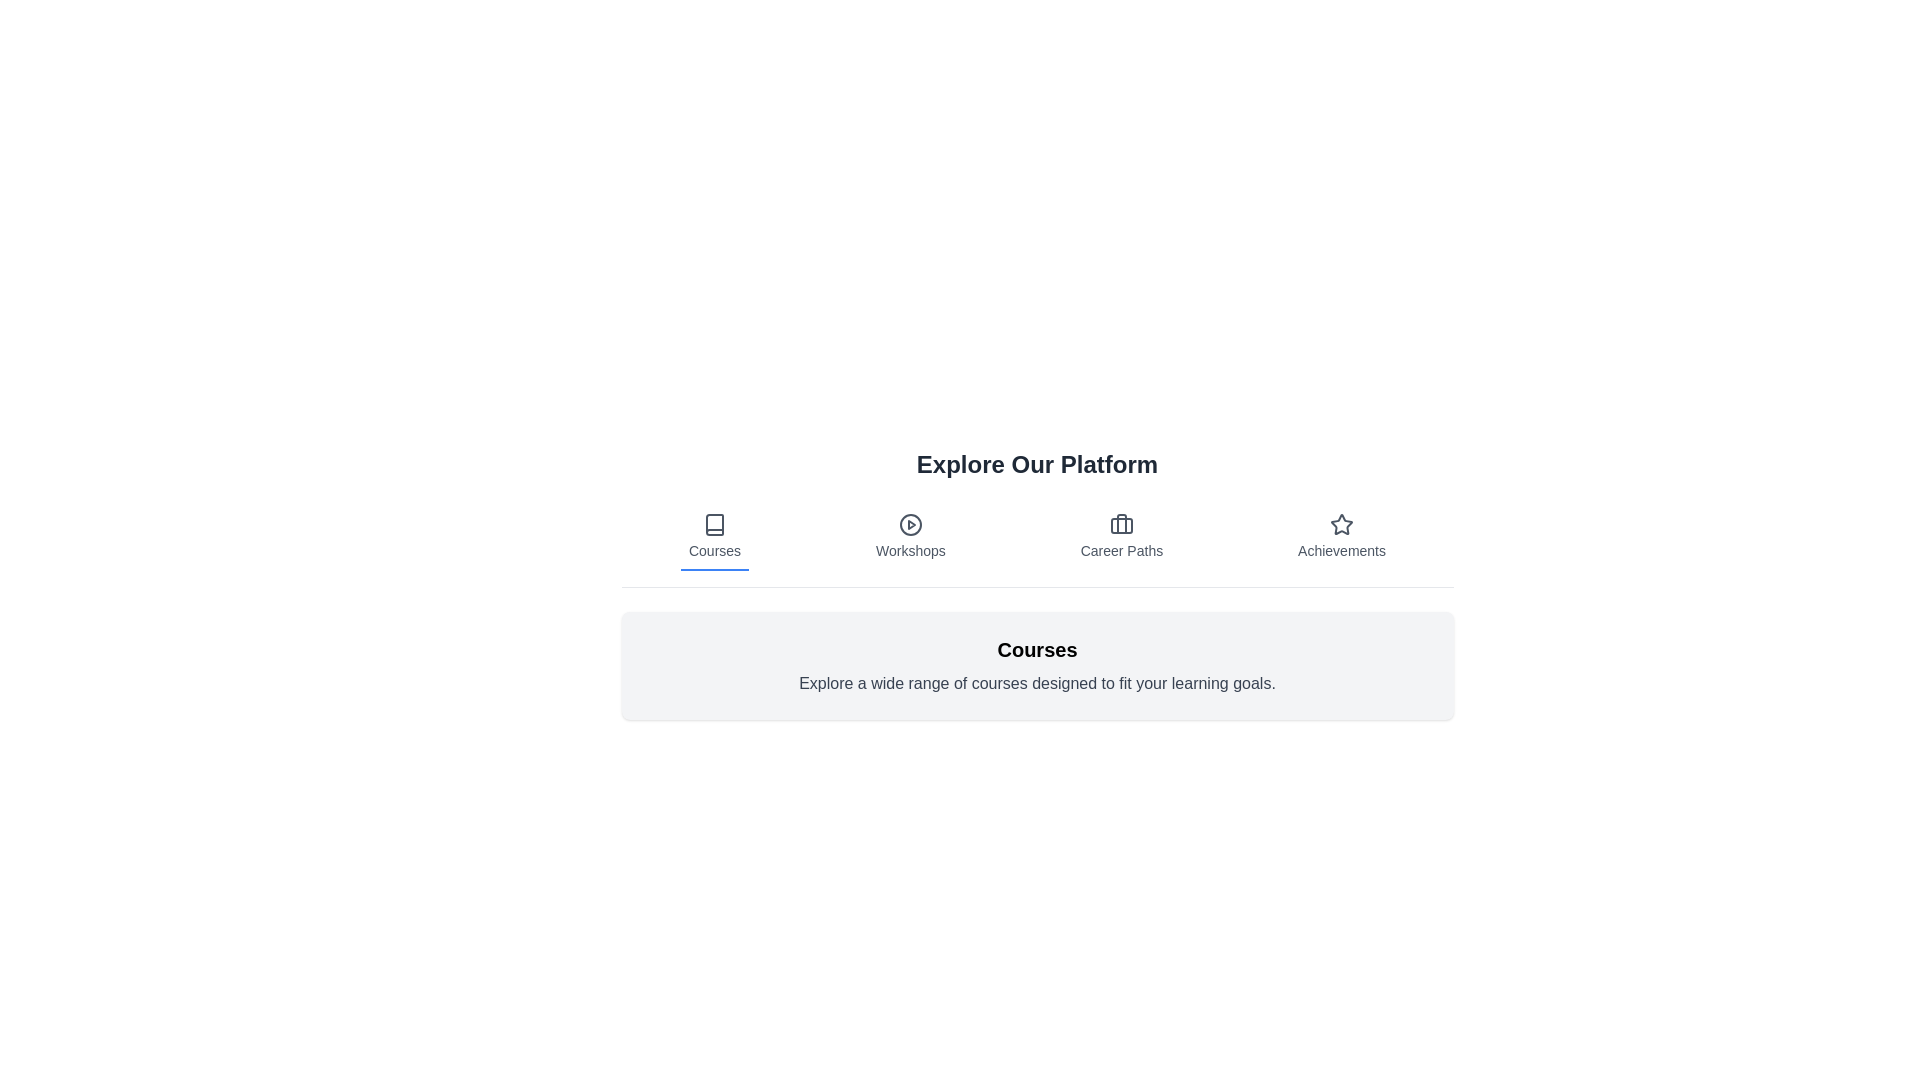  Describe the element at coordinates (1342, 536) in the screenshot. I see `the tab corresponding to Achievements` at that location.